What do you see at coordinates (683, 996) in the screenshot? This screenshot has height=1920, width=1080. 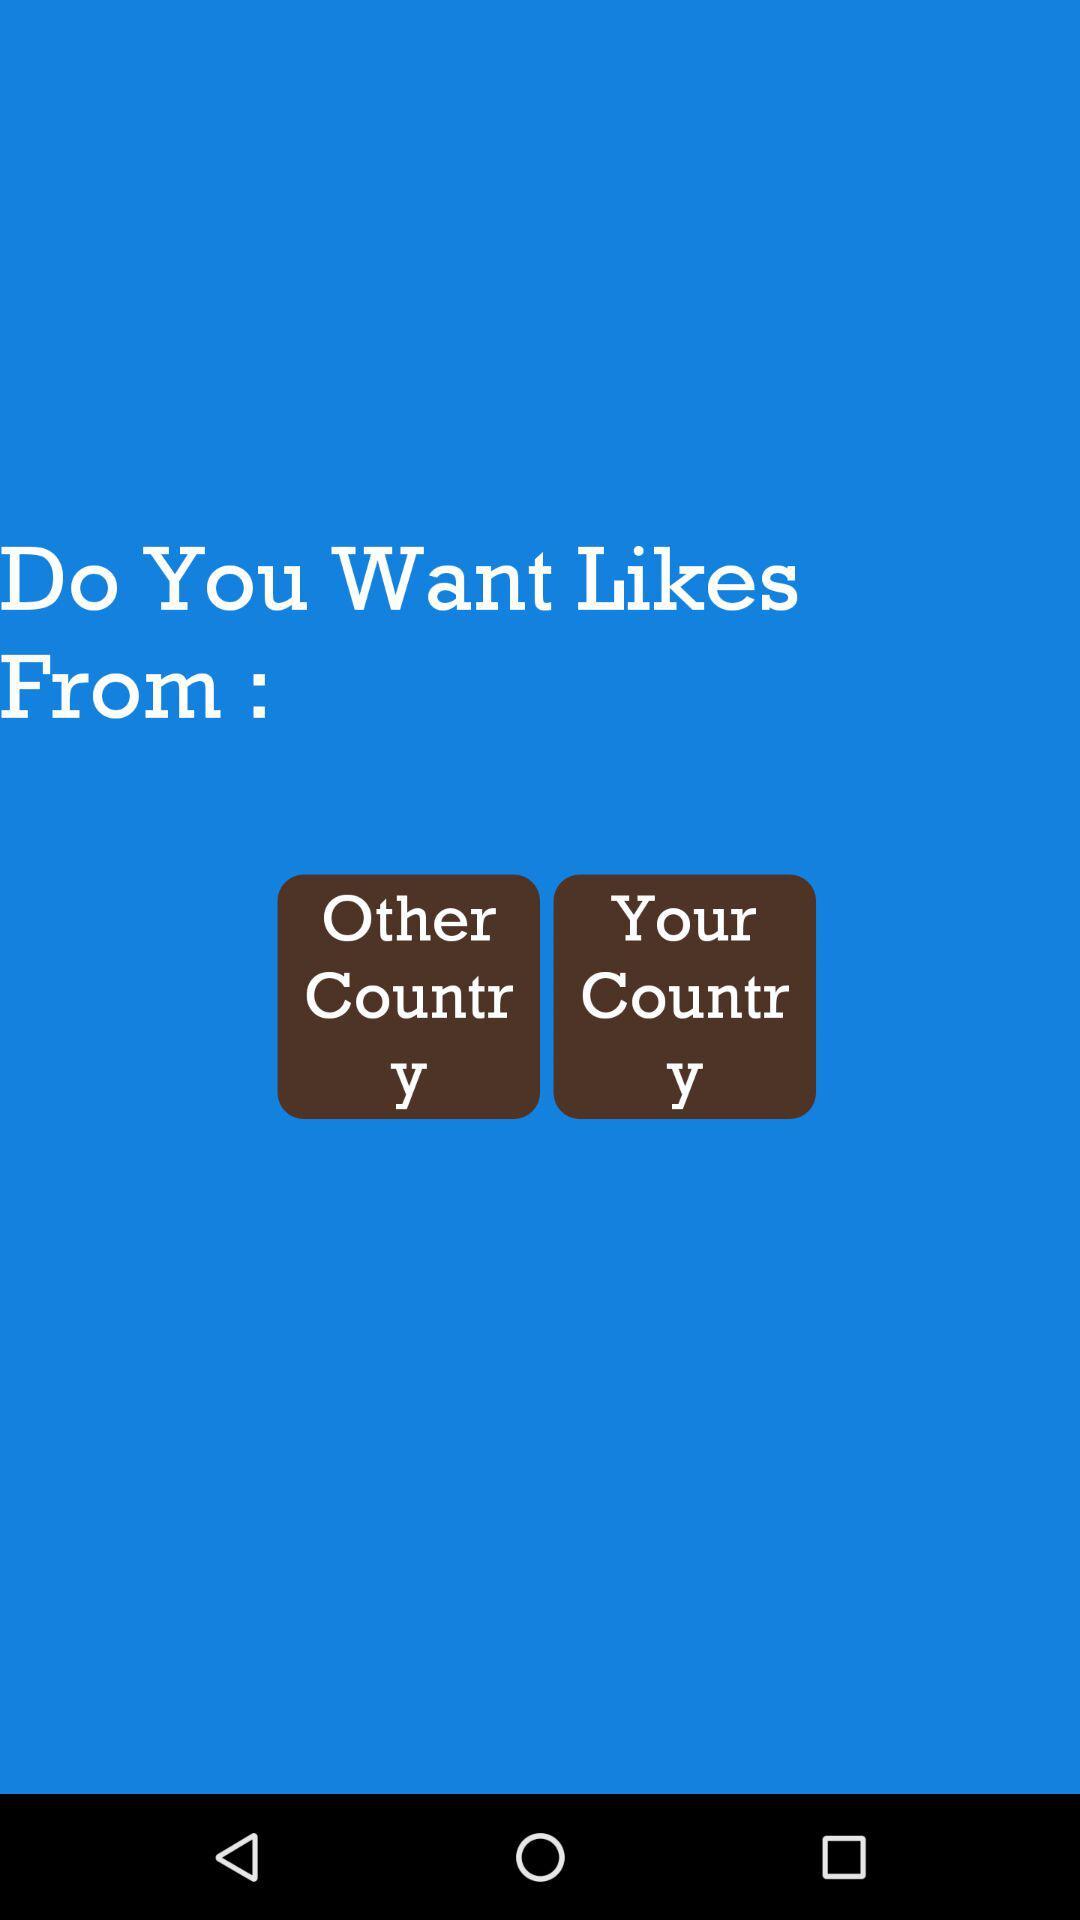 I see `the button next to the other country item` at bounding box center [683, 996].